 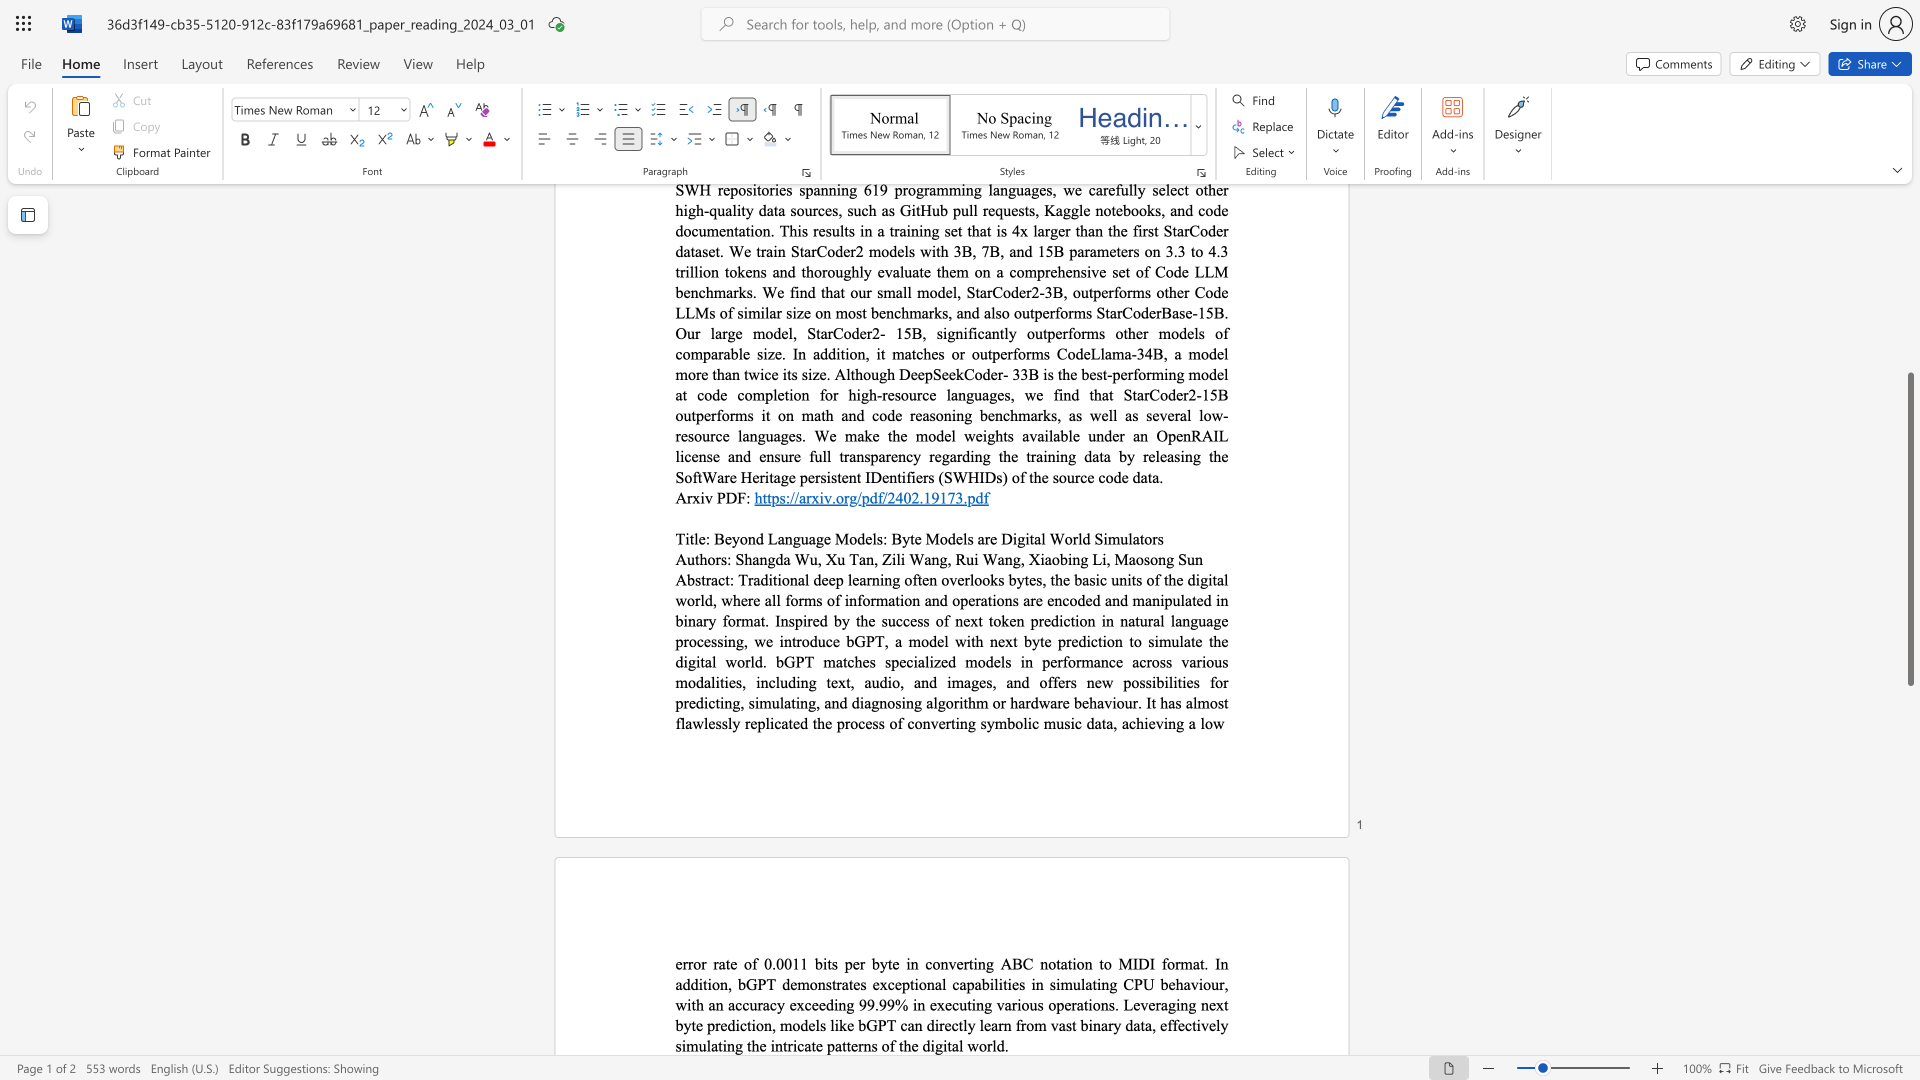 What do you see at coordinates (813, 983) in the screenshot?
I see `the 9th character "o" in the text` at bounding box center [813, 983].